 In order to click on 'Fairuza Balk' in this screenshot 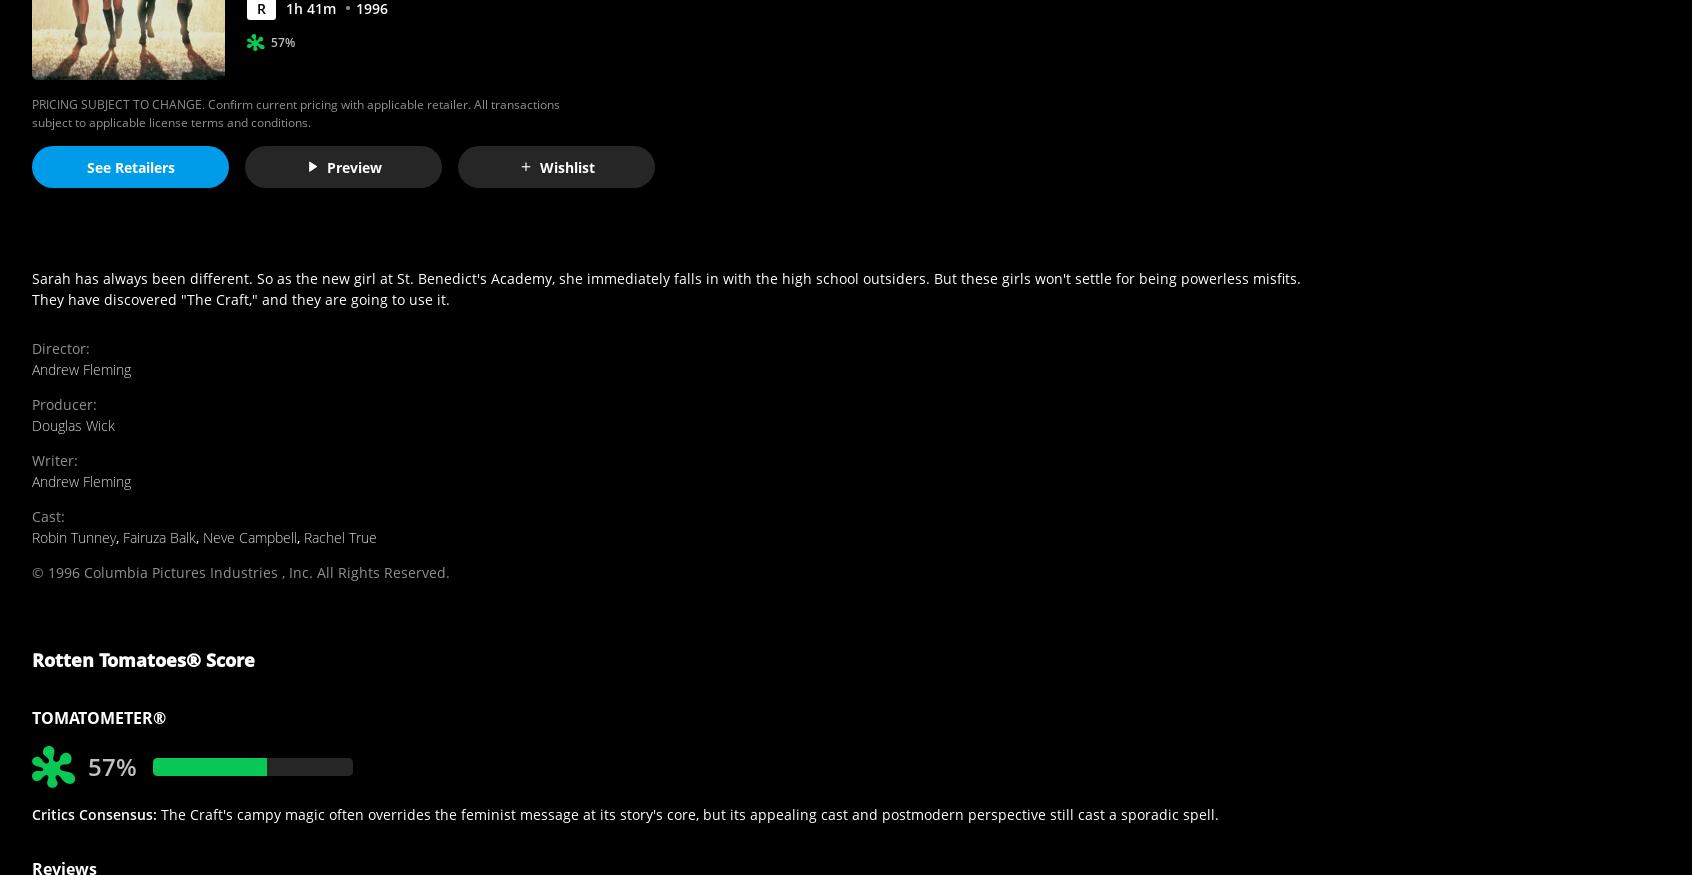, I will do `click(158, 536)`.